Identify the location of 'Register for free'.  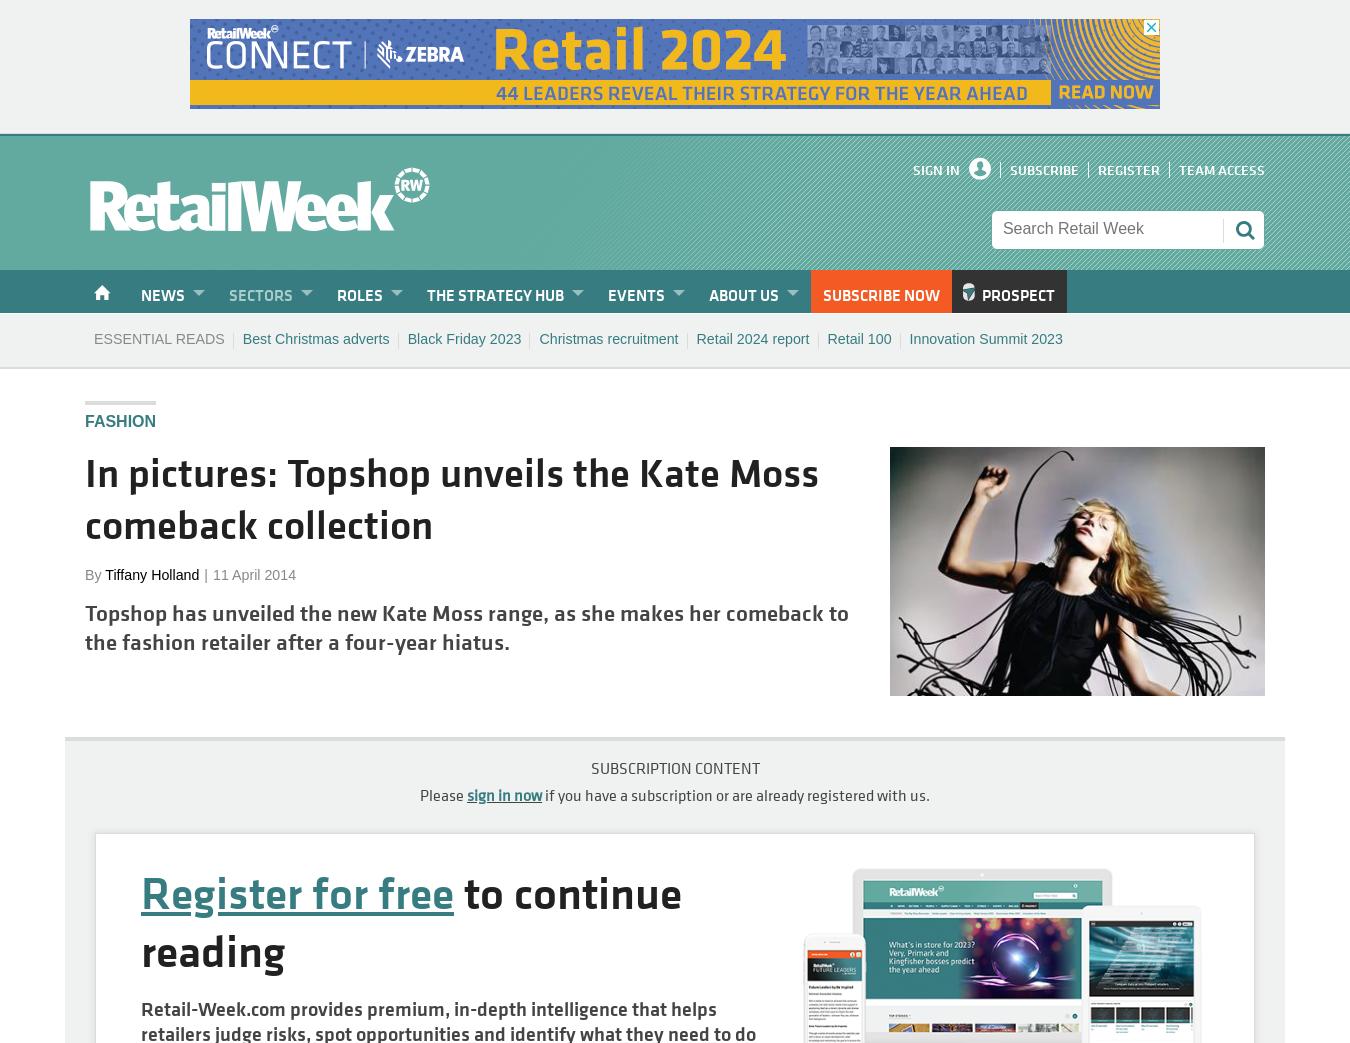
(296, 891).